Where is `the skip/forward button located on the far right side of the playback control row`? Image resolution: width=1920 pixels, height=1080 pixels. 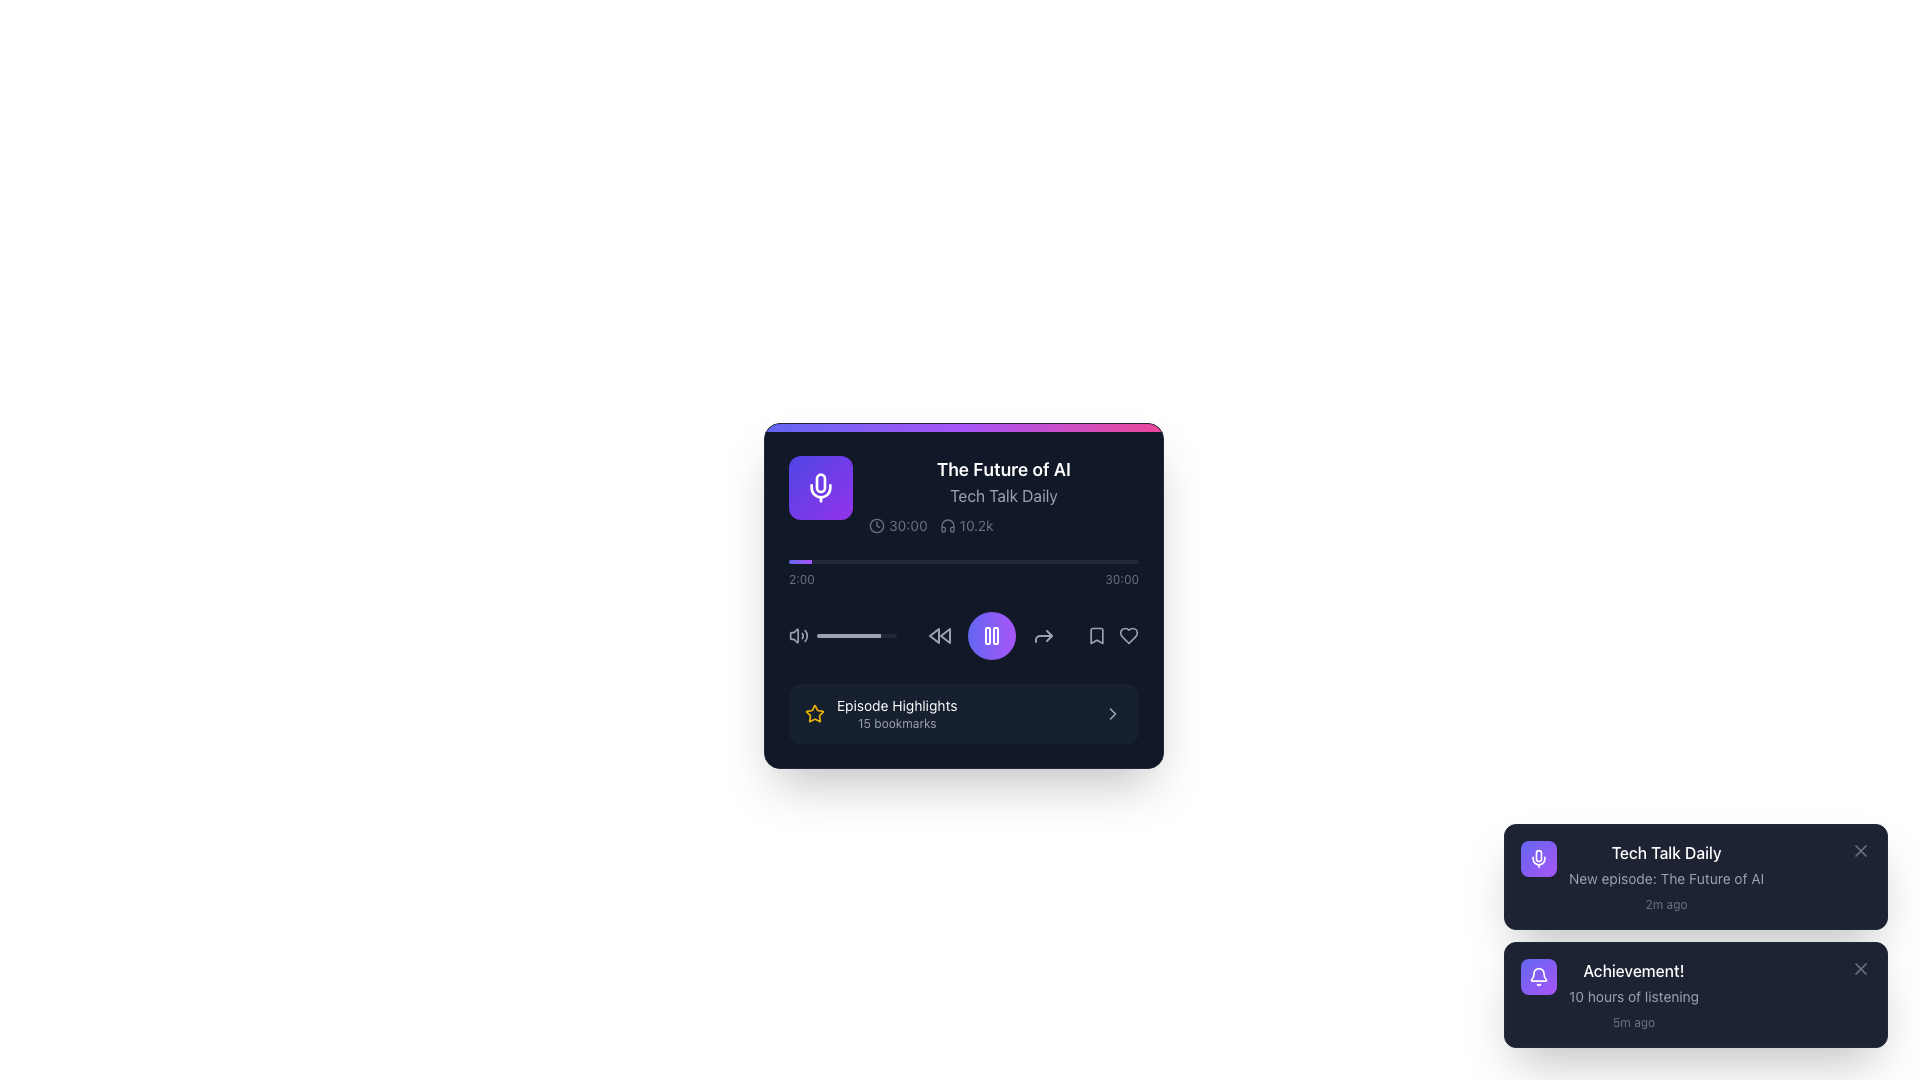
the skip/forward button located on the far right side of the playback control row is located at coordinates (1042, 636).